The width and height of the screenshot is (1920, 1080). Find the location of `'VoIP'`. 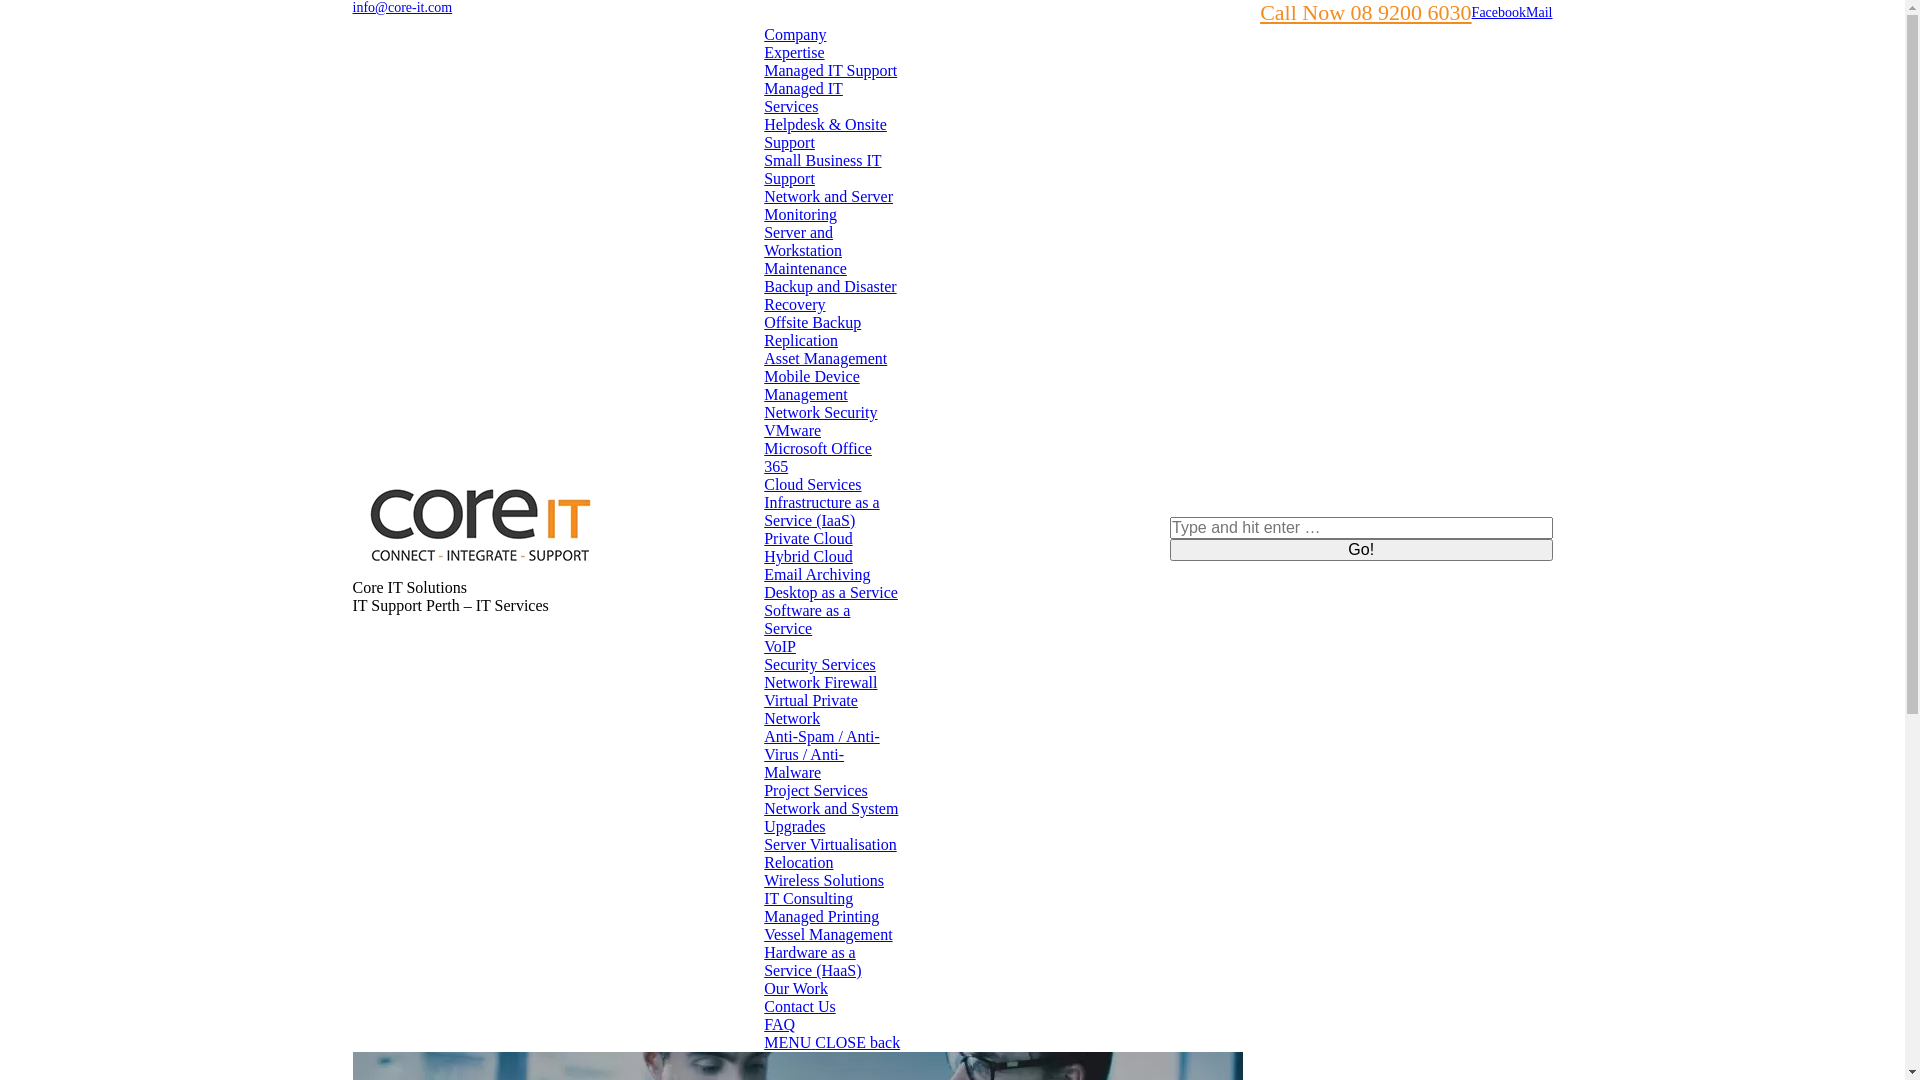

'VoIP' is located at coordinates (778, 646).